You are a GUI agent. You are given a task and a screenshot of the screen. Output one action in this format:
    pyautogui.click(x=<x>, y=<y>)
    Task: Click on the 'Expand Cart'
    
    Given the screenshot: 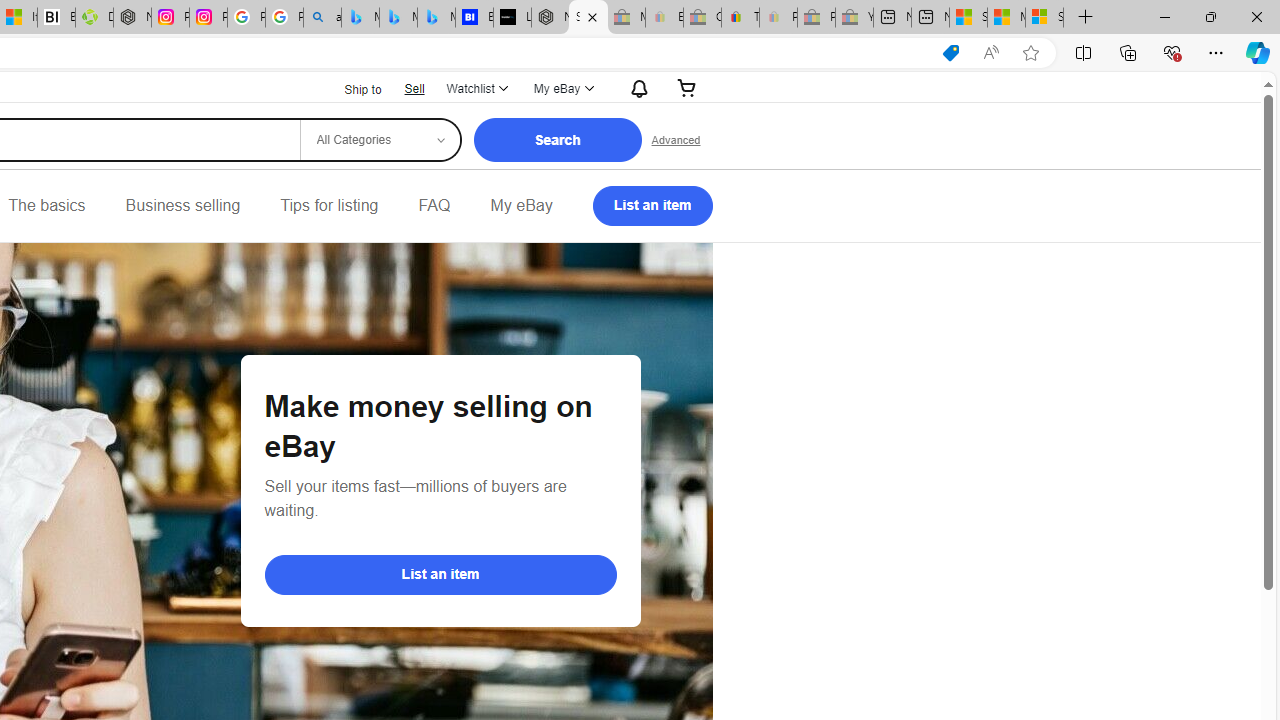 What is the action you would take?
    pyautogui.click(x=687, y=87)
    